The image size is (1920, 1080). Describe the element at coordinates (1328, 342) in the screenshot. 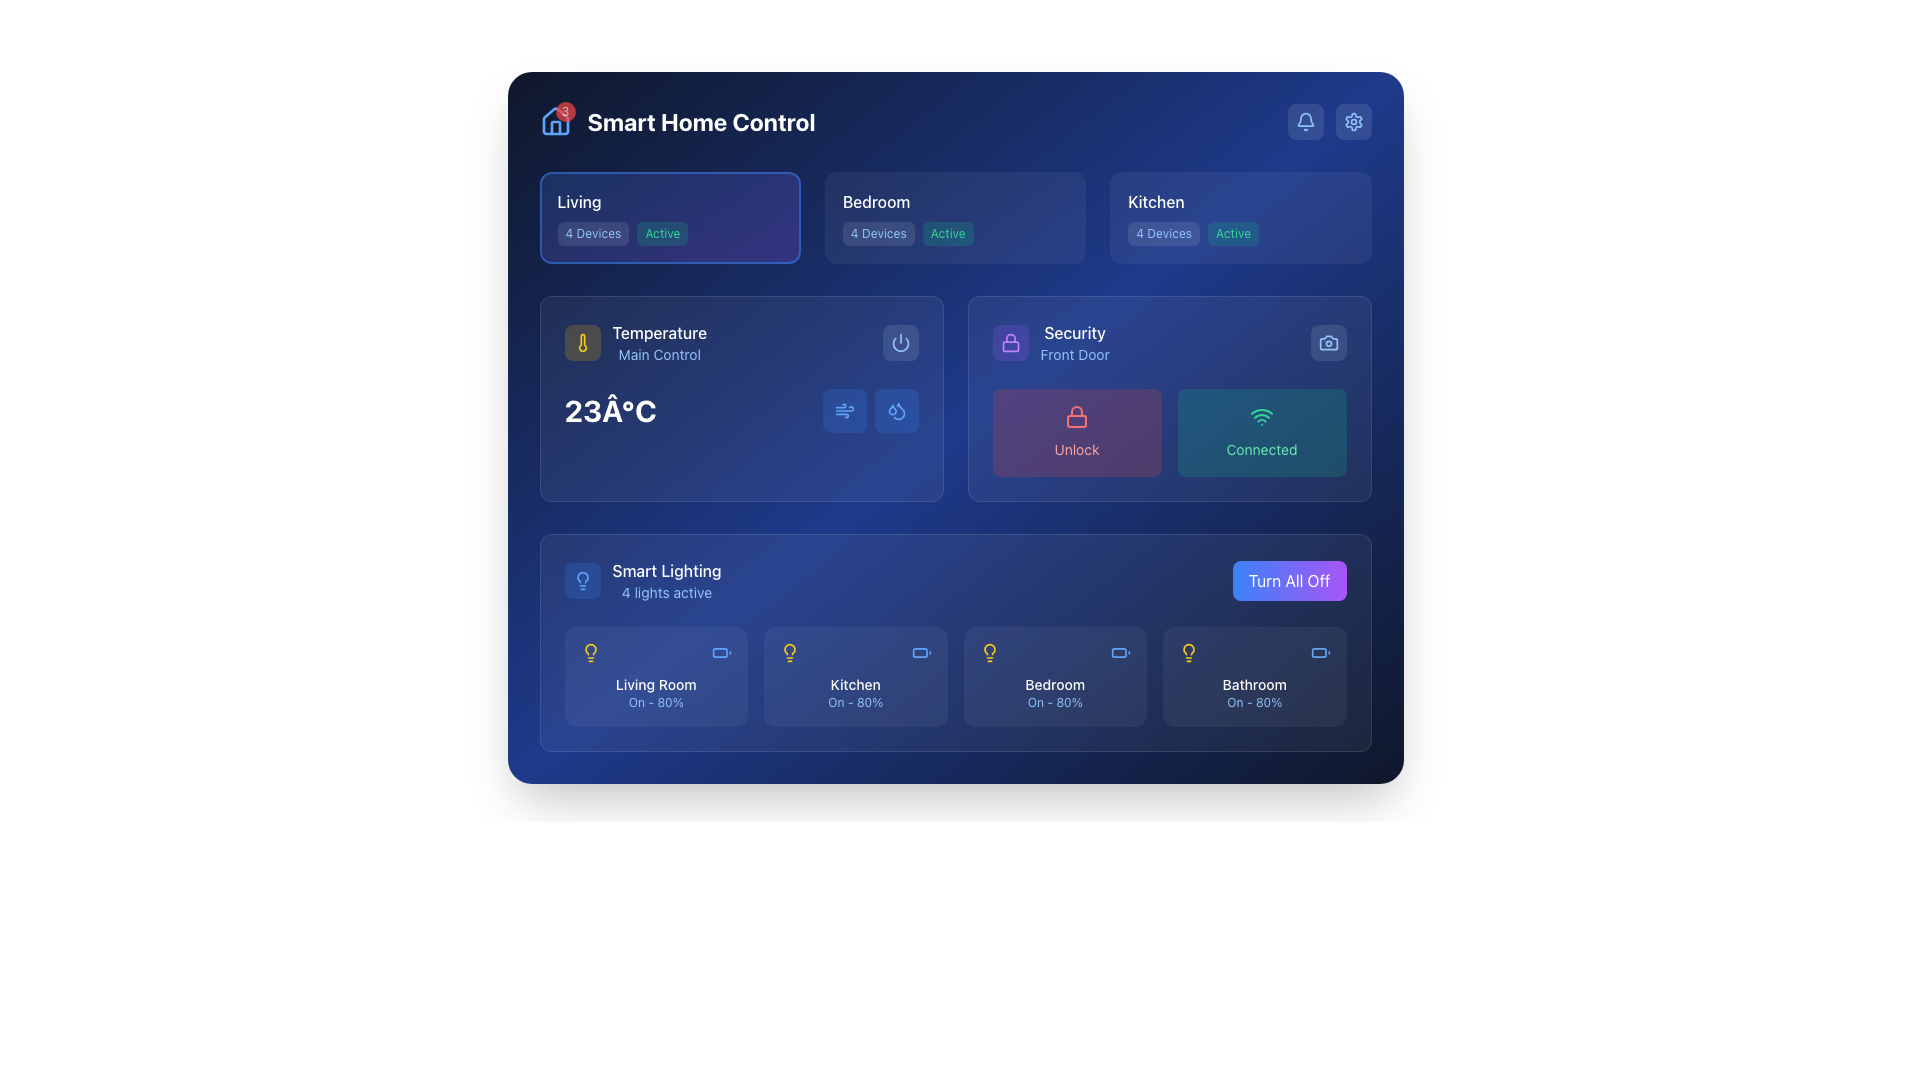

I see `the camera icon with a metallic blue outline located at the top-right of the 'Security' card module` at that location.